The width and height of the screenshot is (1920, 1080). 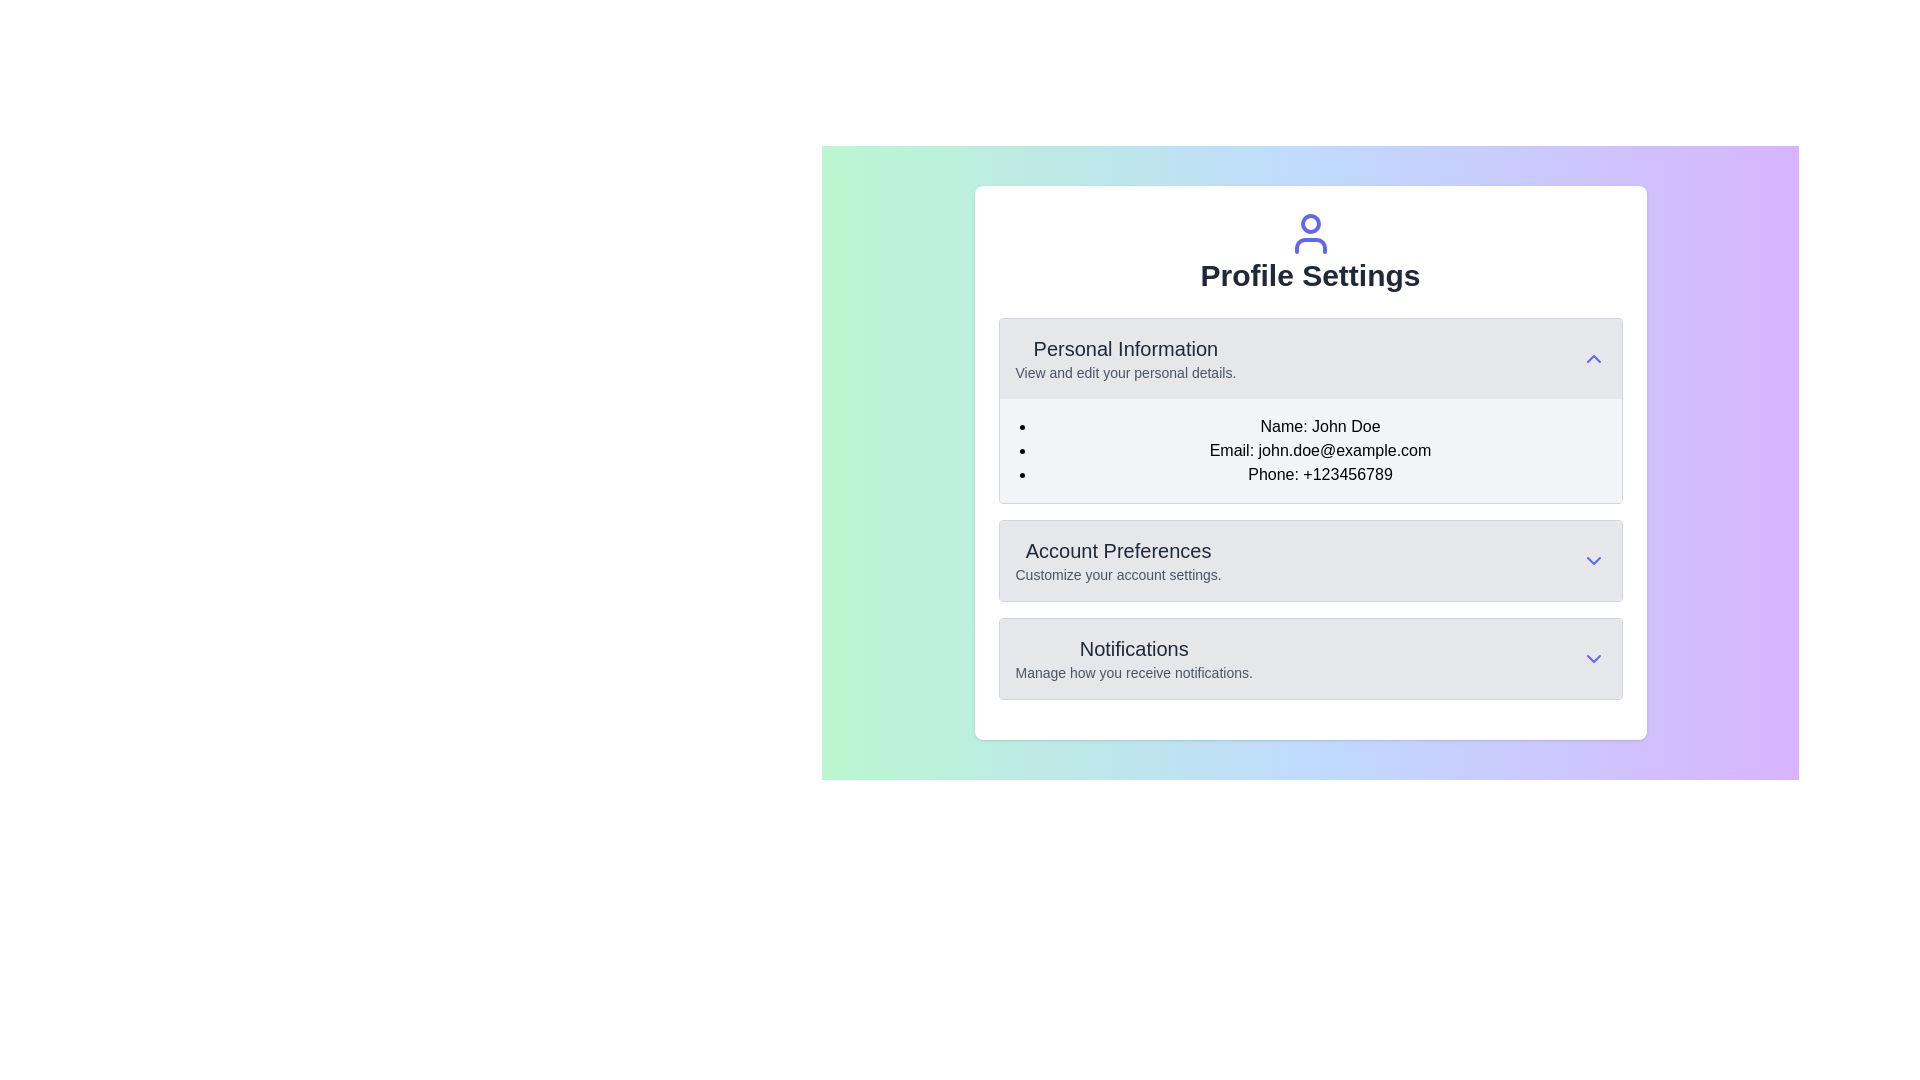 I want to click on the Text block containing personal information formatted as a bulleted list, which includes a person's name, email, and phone number, located under the 'Personal Information' header, so click(x=1310, y=451).